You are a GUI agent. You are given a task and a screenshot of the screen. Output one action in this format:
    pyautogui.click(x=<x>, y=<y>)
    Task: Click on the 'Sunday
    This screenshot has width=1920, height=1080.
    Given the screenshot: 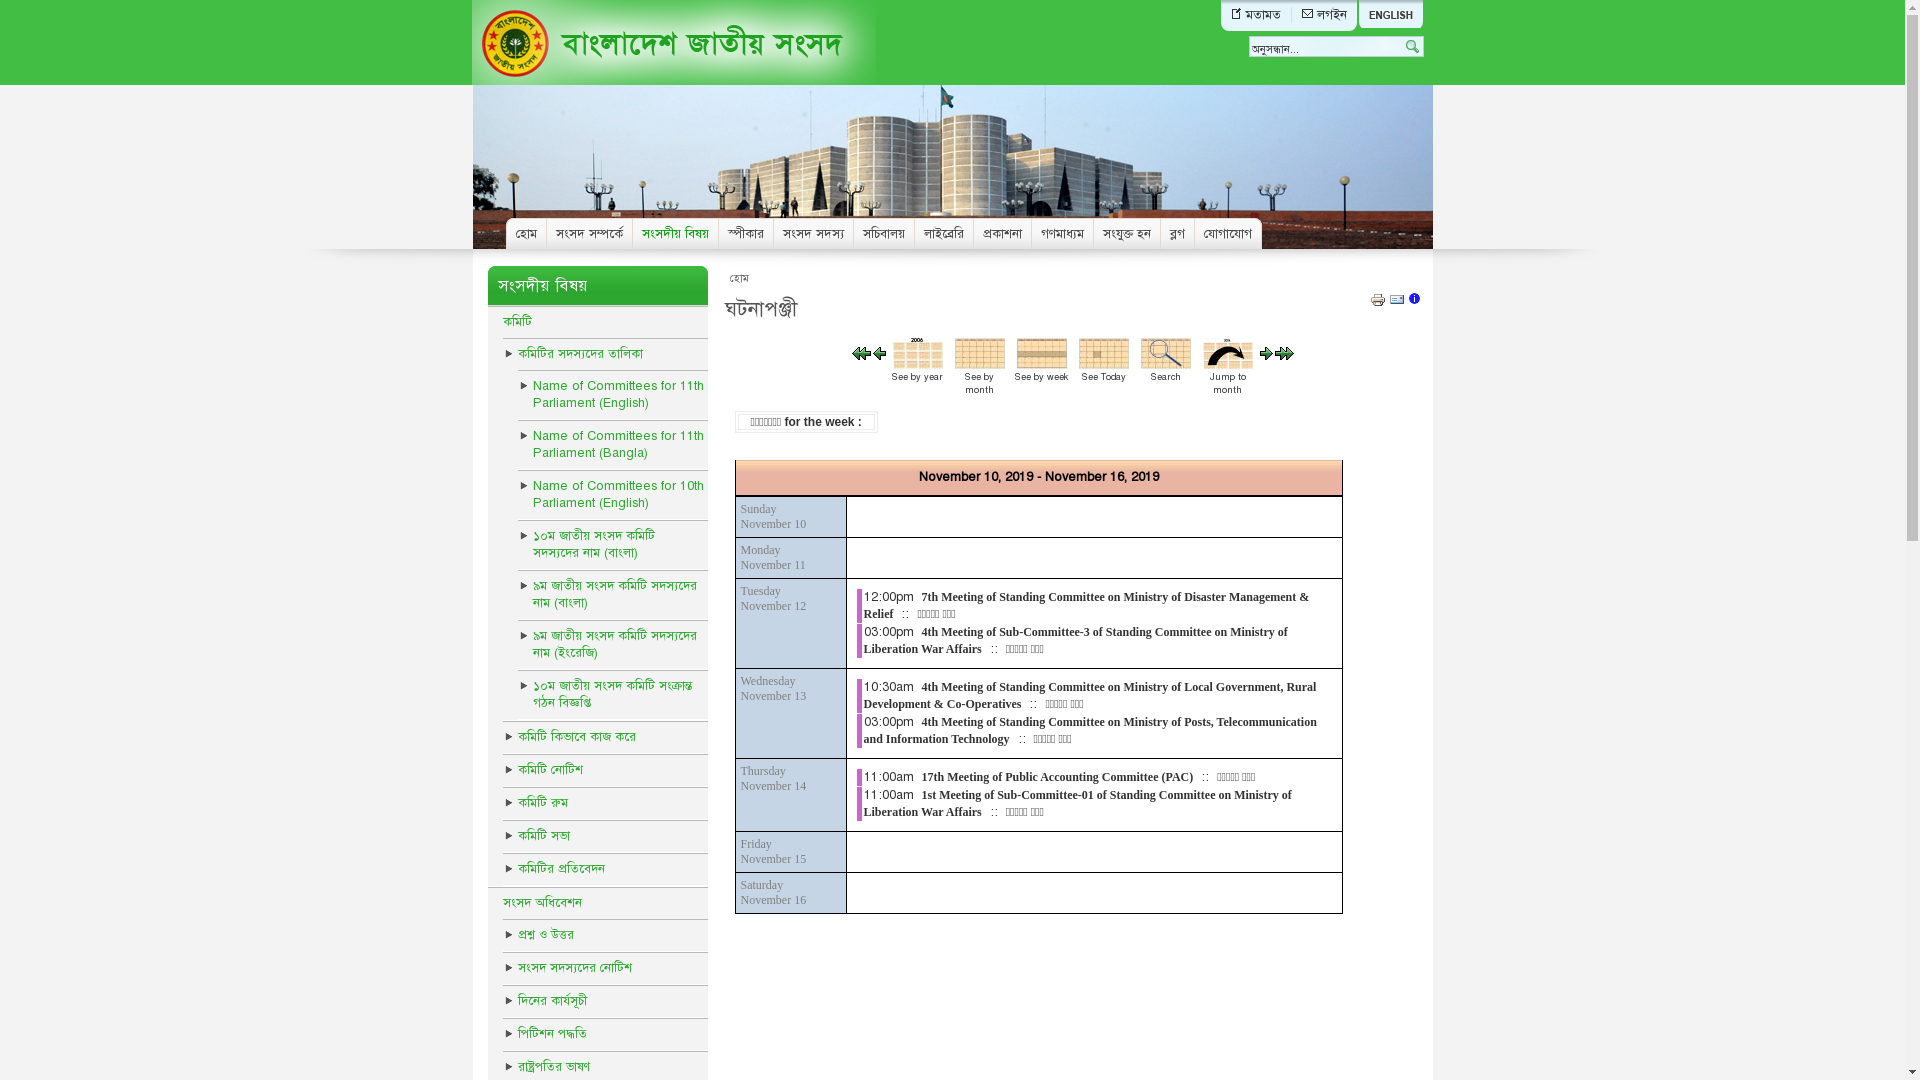 What is the action you would take?
    pyautogui.click(x=771, y=515)
    